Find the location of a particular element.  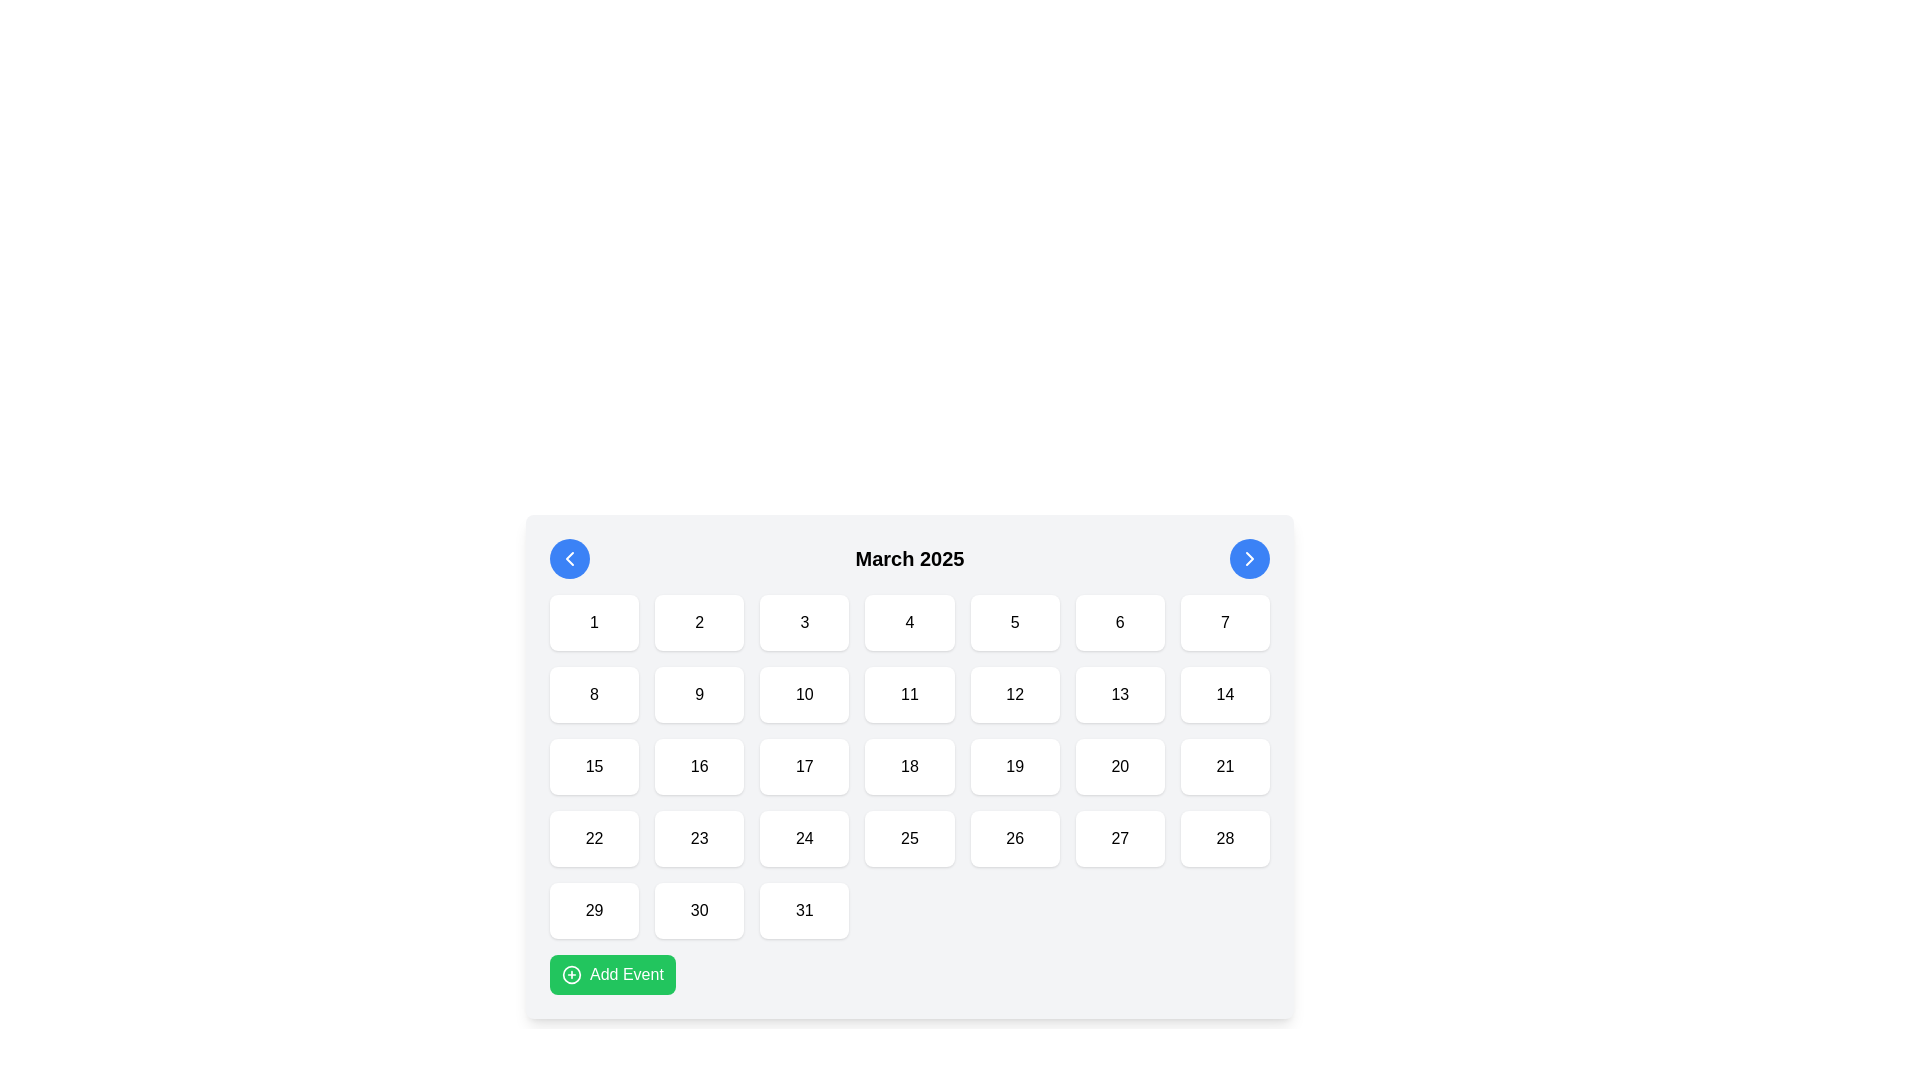

the Chevron Right SVG Icon within the circular button in the top-right corner of the calendar header is located at coordinates (1248, 559).